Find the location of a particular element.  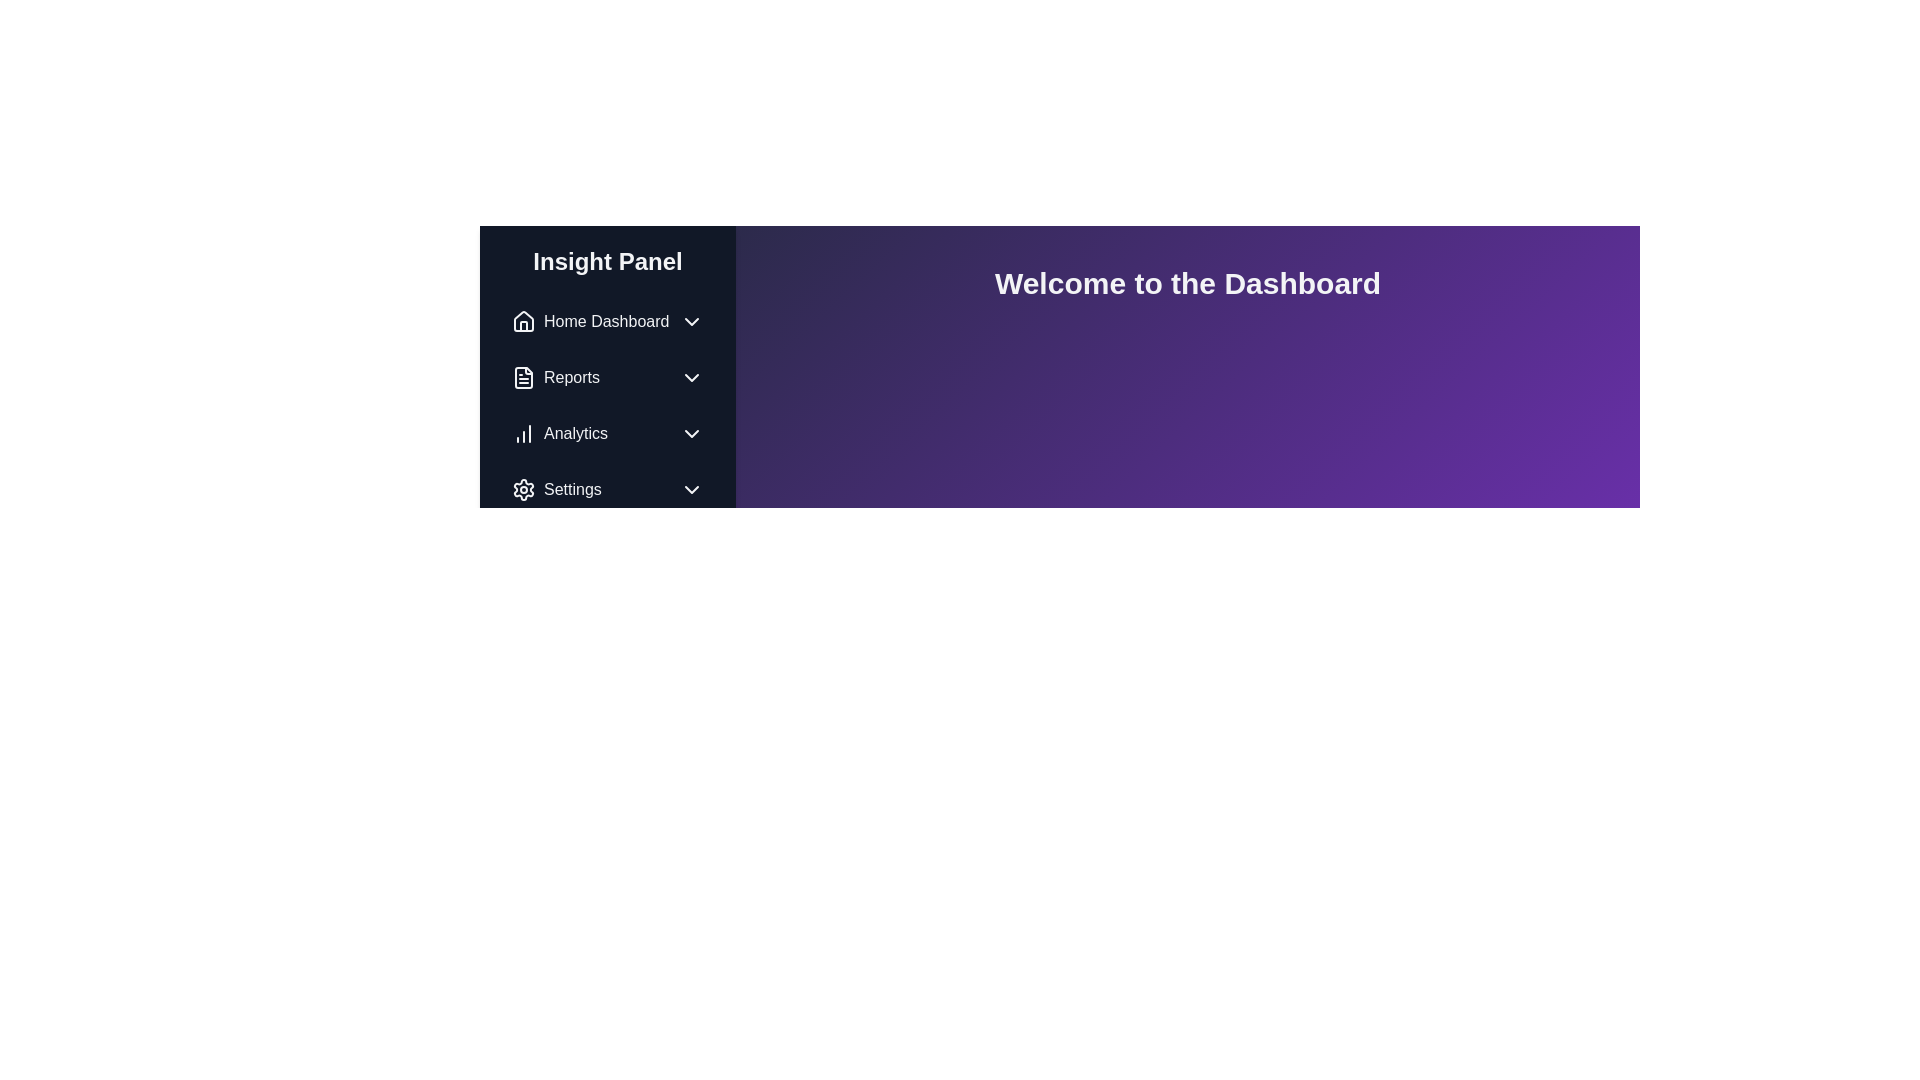

the chevron icon located to the right of the 'Settings' label in the Insight Panel navigation menu is located at coordinates (691, 489).